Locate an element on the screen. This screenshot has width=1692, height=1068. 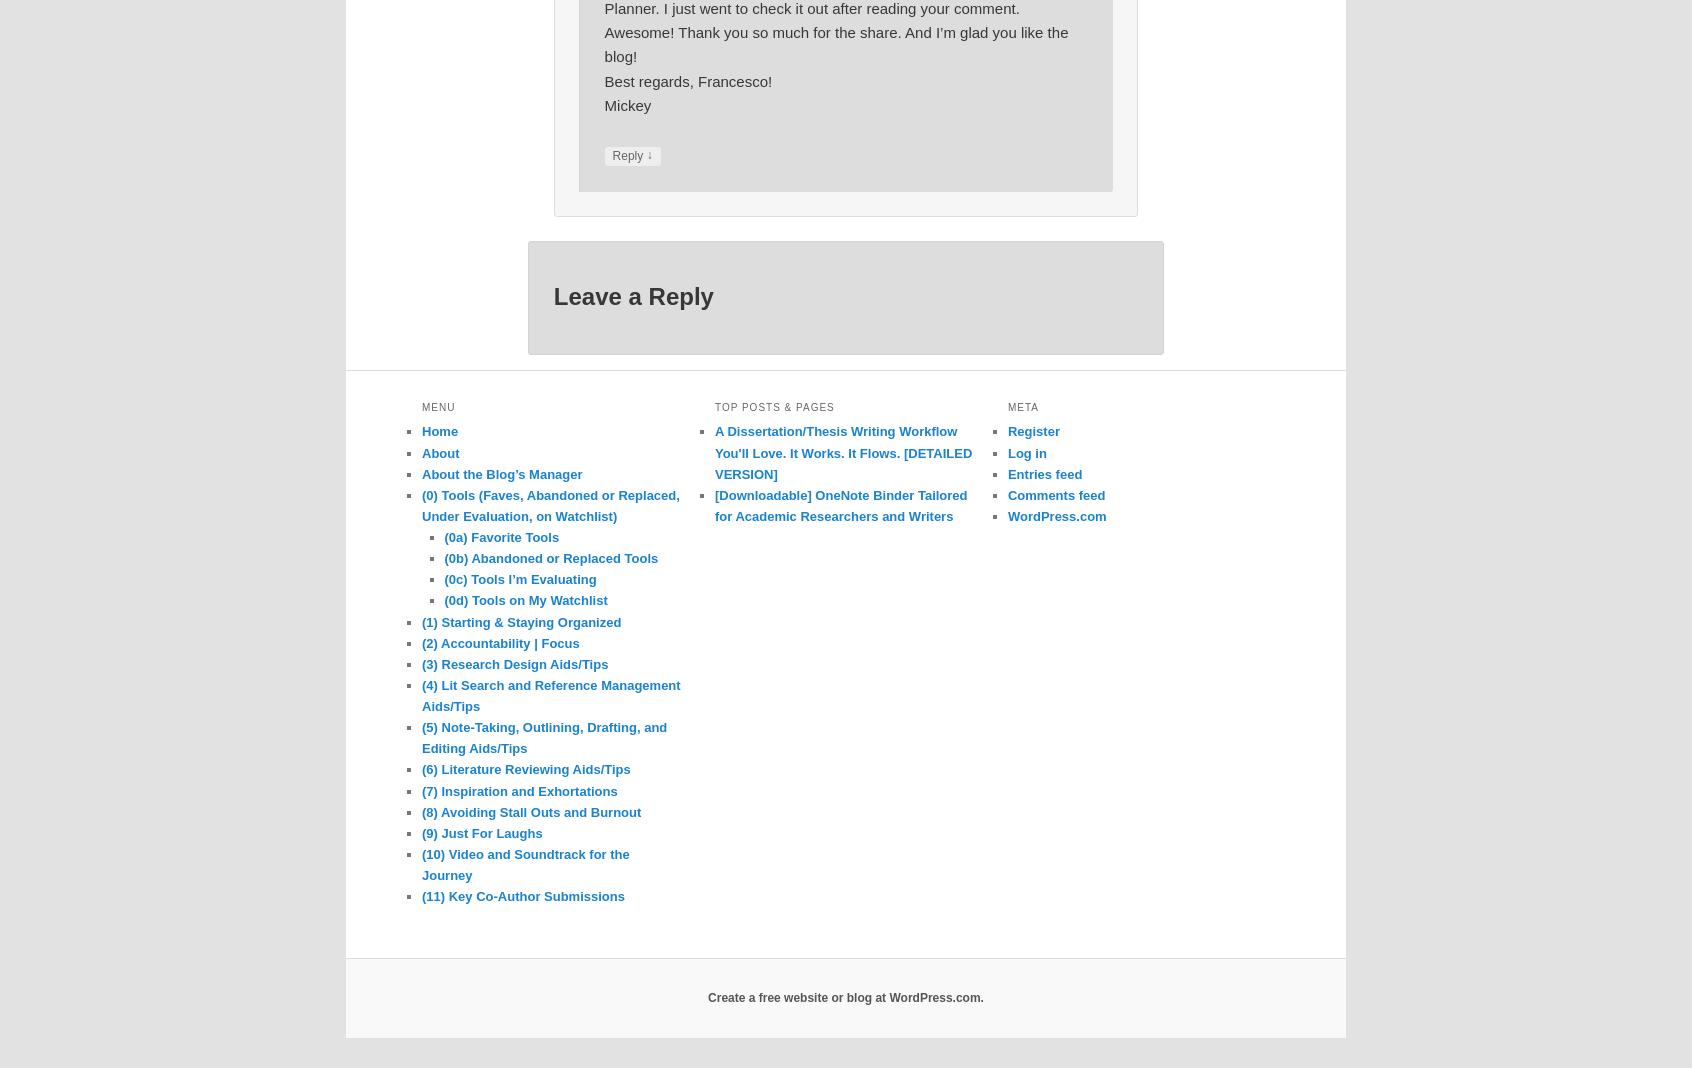
'(6) Literature Reviewing Aids/Tips' is located at coordinates (526, 769).